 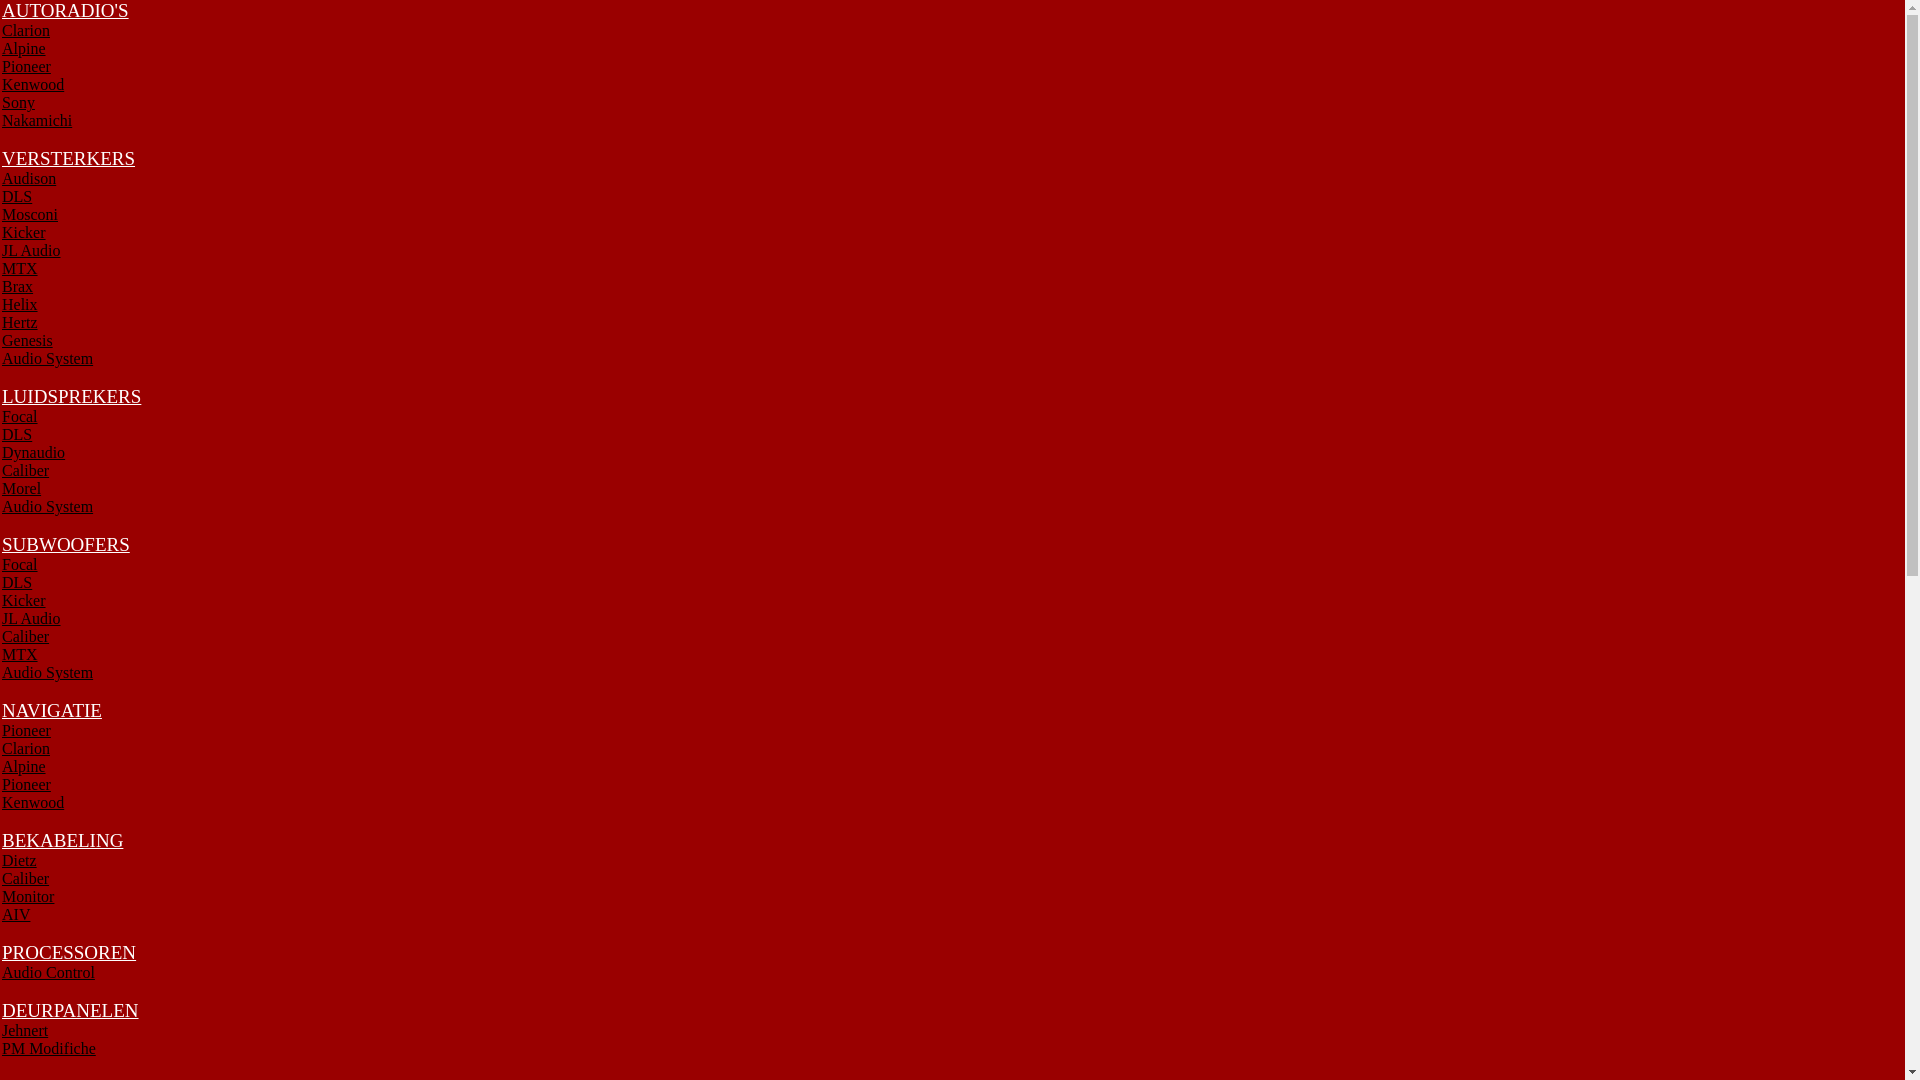 I want to click on 'Clarion', so click(x=25, y=30).